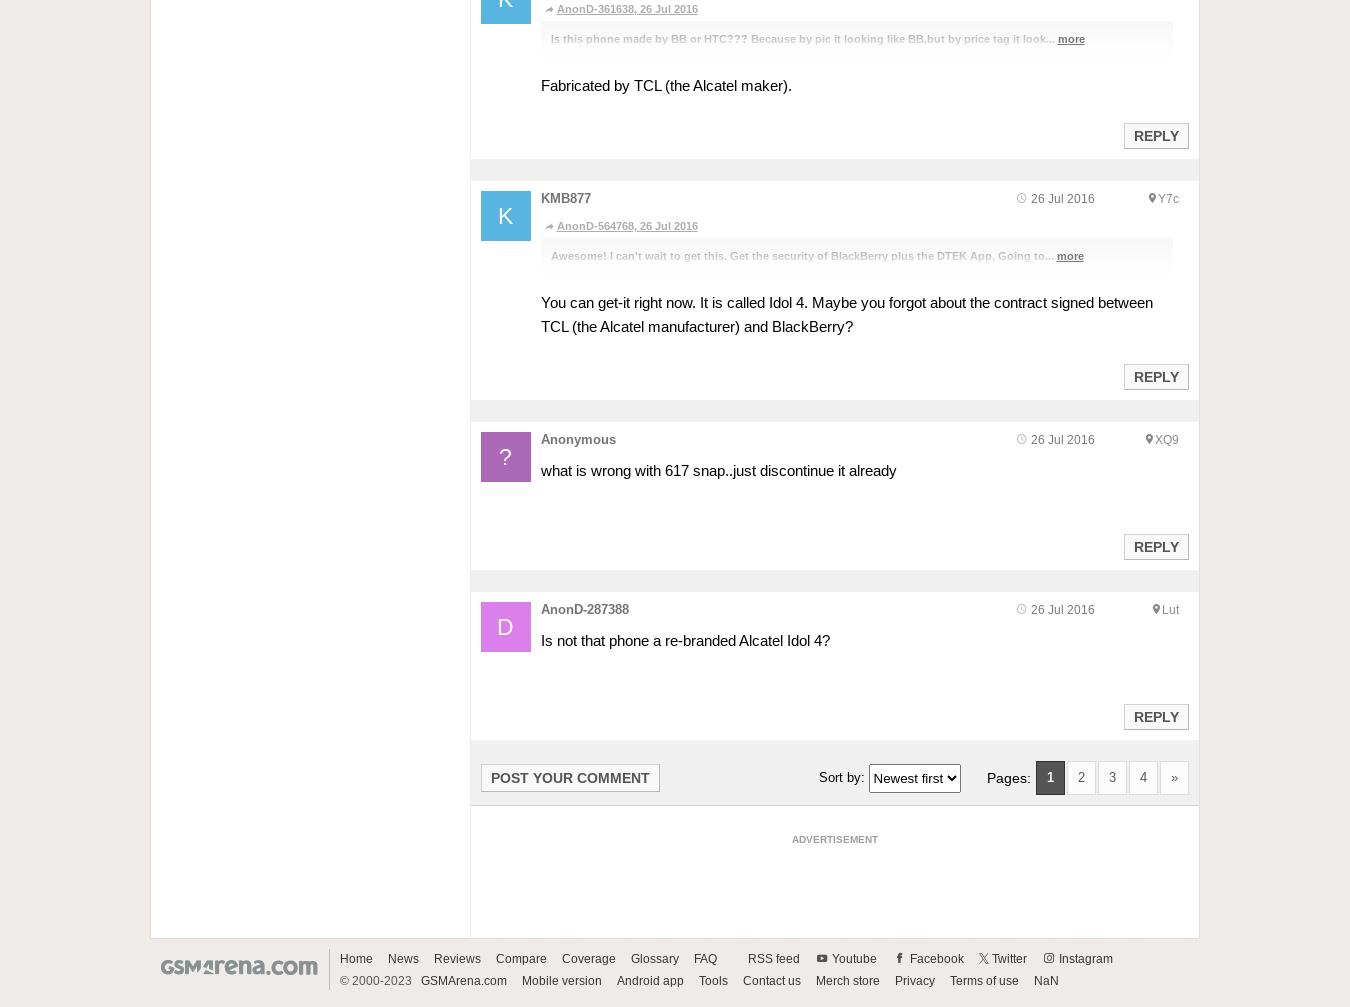  Describe the element at coordinates (584, 607) in the screenshot. I see `'AnonD-287388'` at that location.